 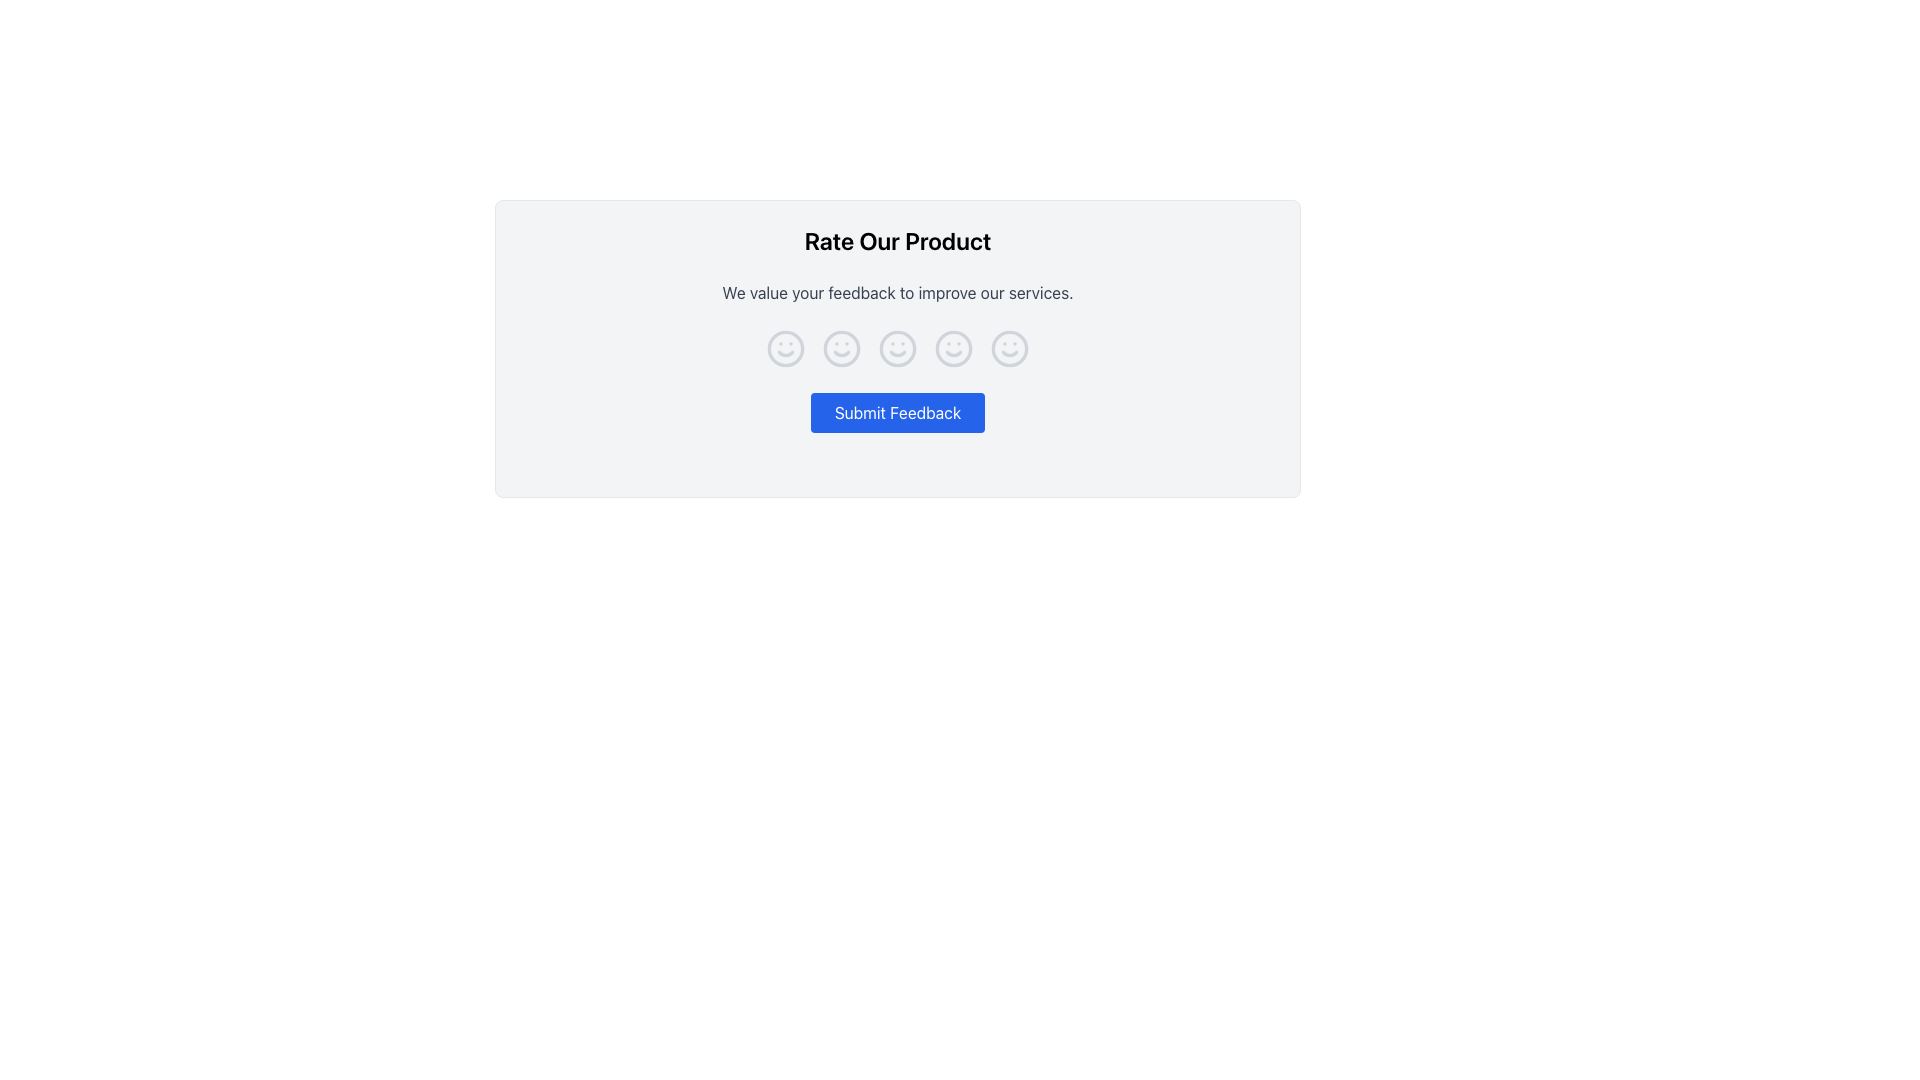 I want to click on the circular outline of the first smiley face icon in the feedback interface, so click(x=785, y=347).